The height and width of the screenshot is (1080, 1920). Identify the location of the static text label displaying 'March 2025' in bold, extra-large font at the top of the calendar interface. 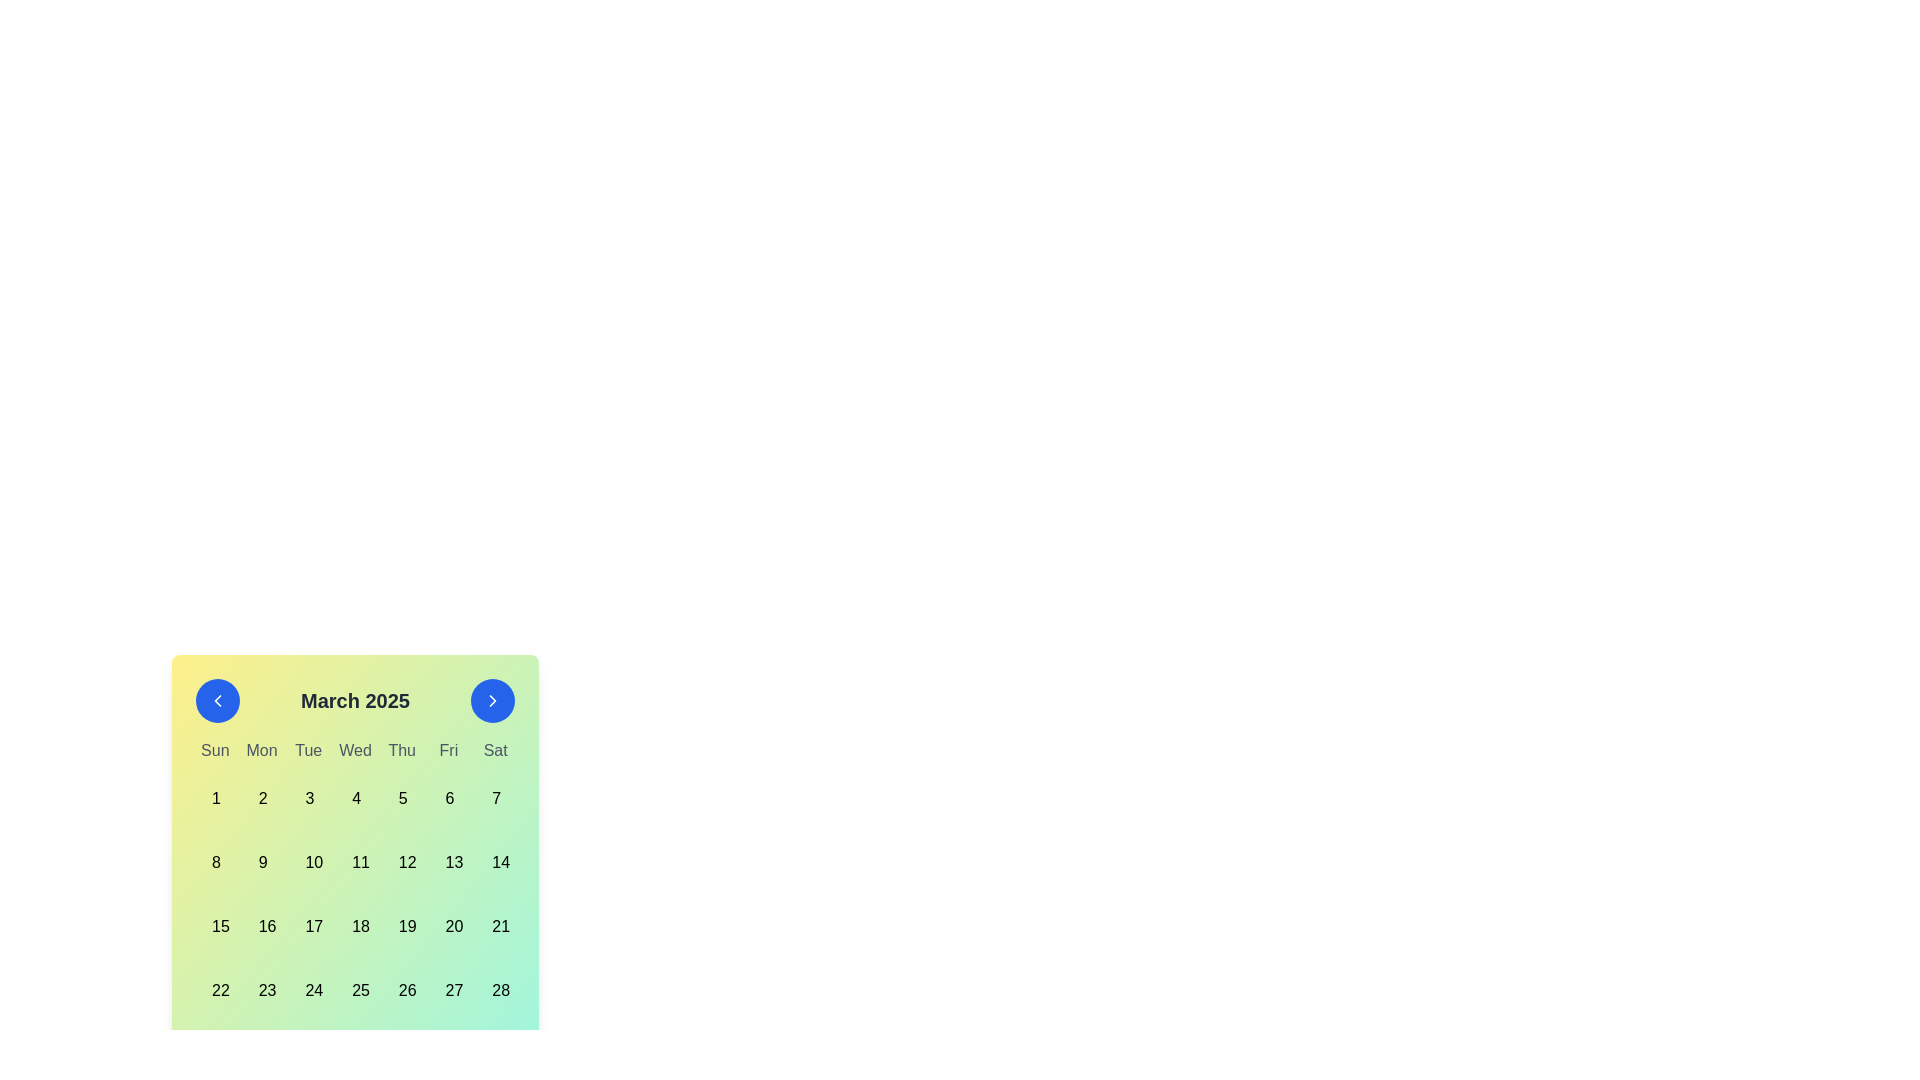
(355, 700).